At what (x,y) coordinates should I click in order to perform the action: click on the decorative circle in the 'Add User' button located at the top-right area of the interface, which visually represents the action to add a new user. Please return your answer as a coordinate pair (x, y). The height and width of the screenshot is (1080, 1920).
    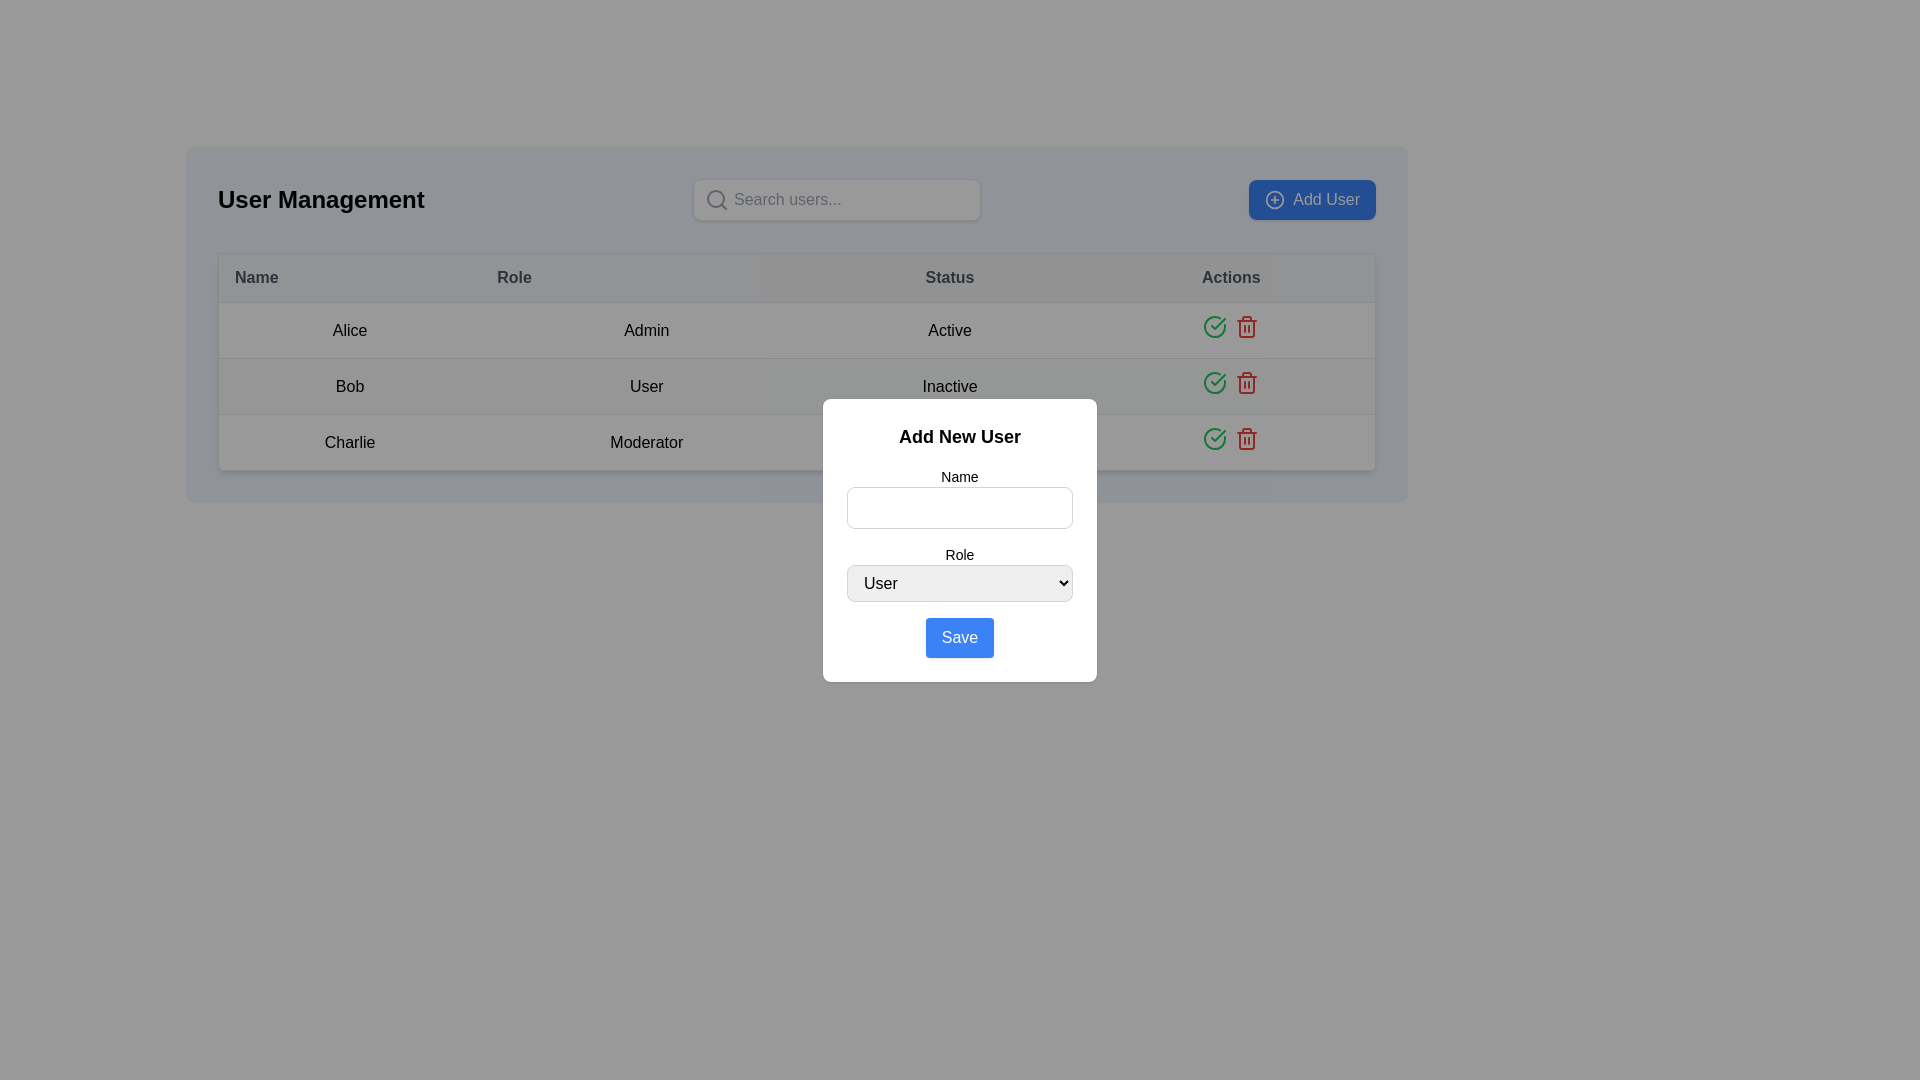
    Looking at the image, I should click on (1274, 200).